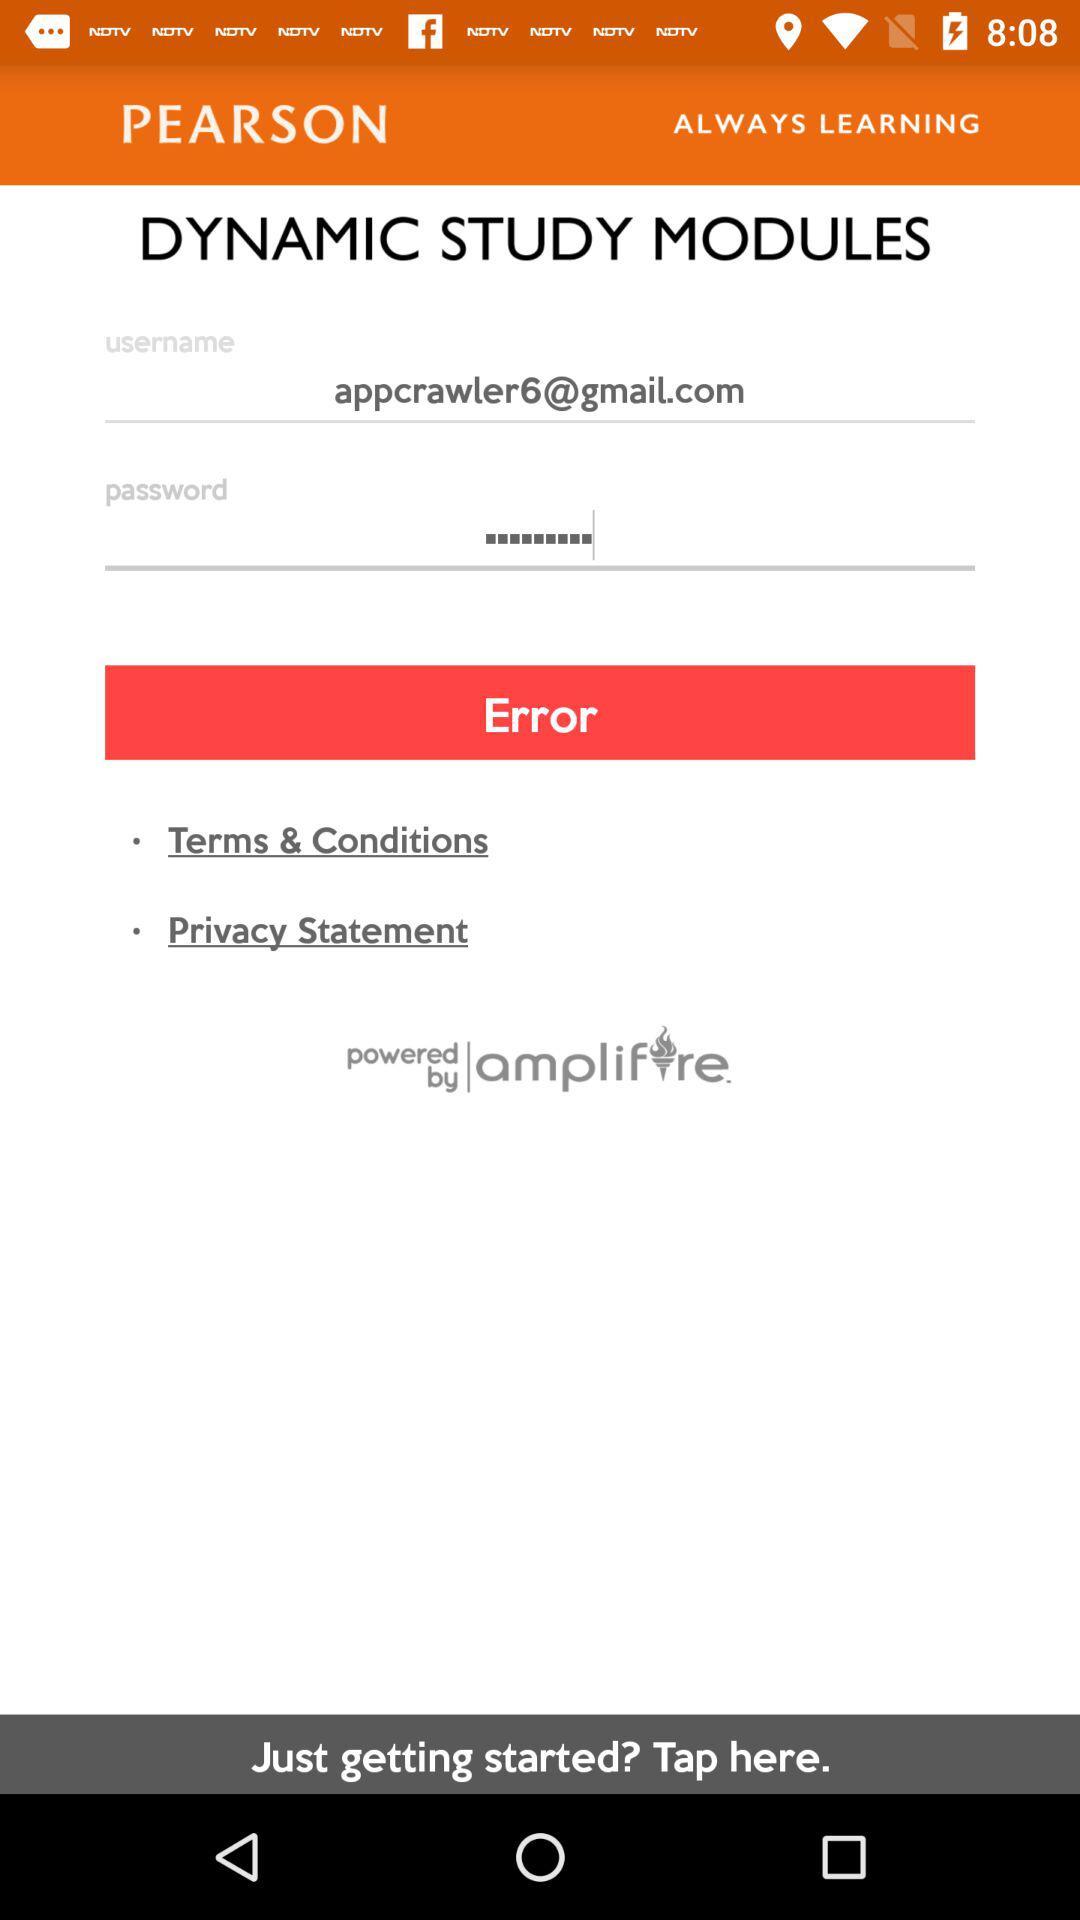 The image size is (1080, 1920). What do you see at coordinates (327, 837) in the screenshot?
I see `the item above the privacy statement item` at bounding box center [327, 837].